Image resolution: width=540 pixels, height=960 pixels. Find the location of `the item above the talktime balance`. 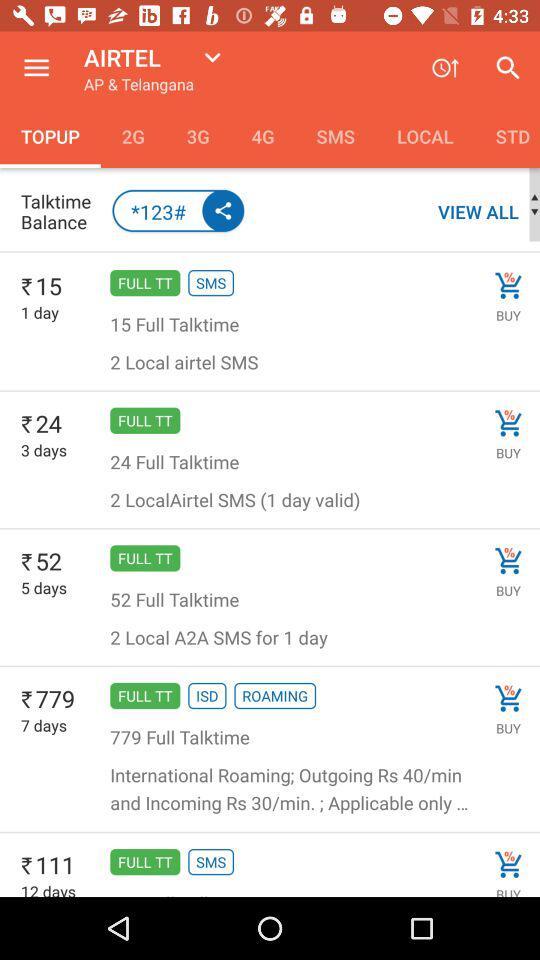

the item above the talktime balance is located at coordinates (133, 135).